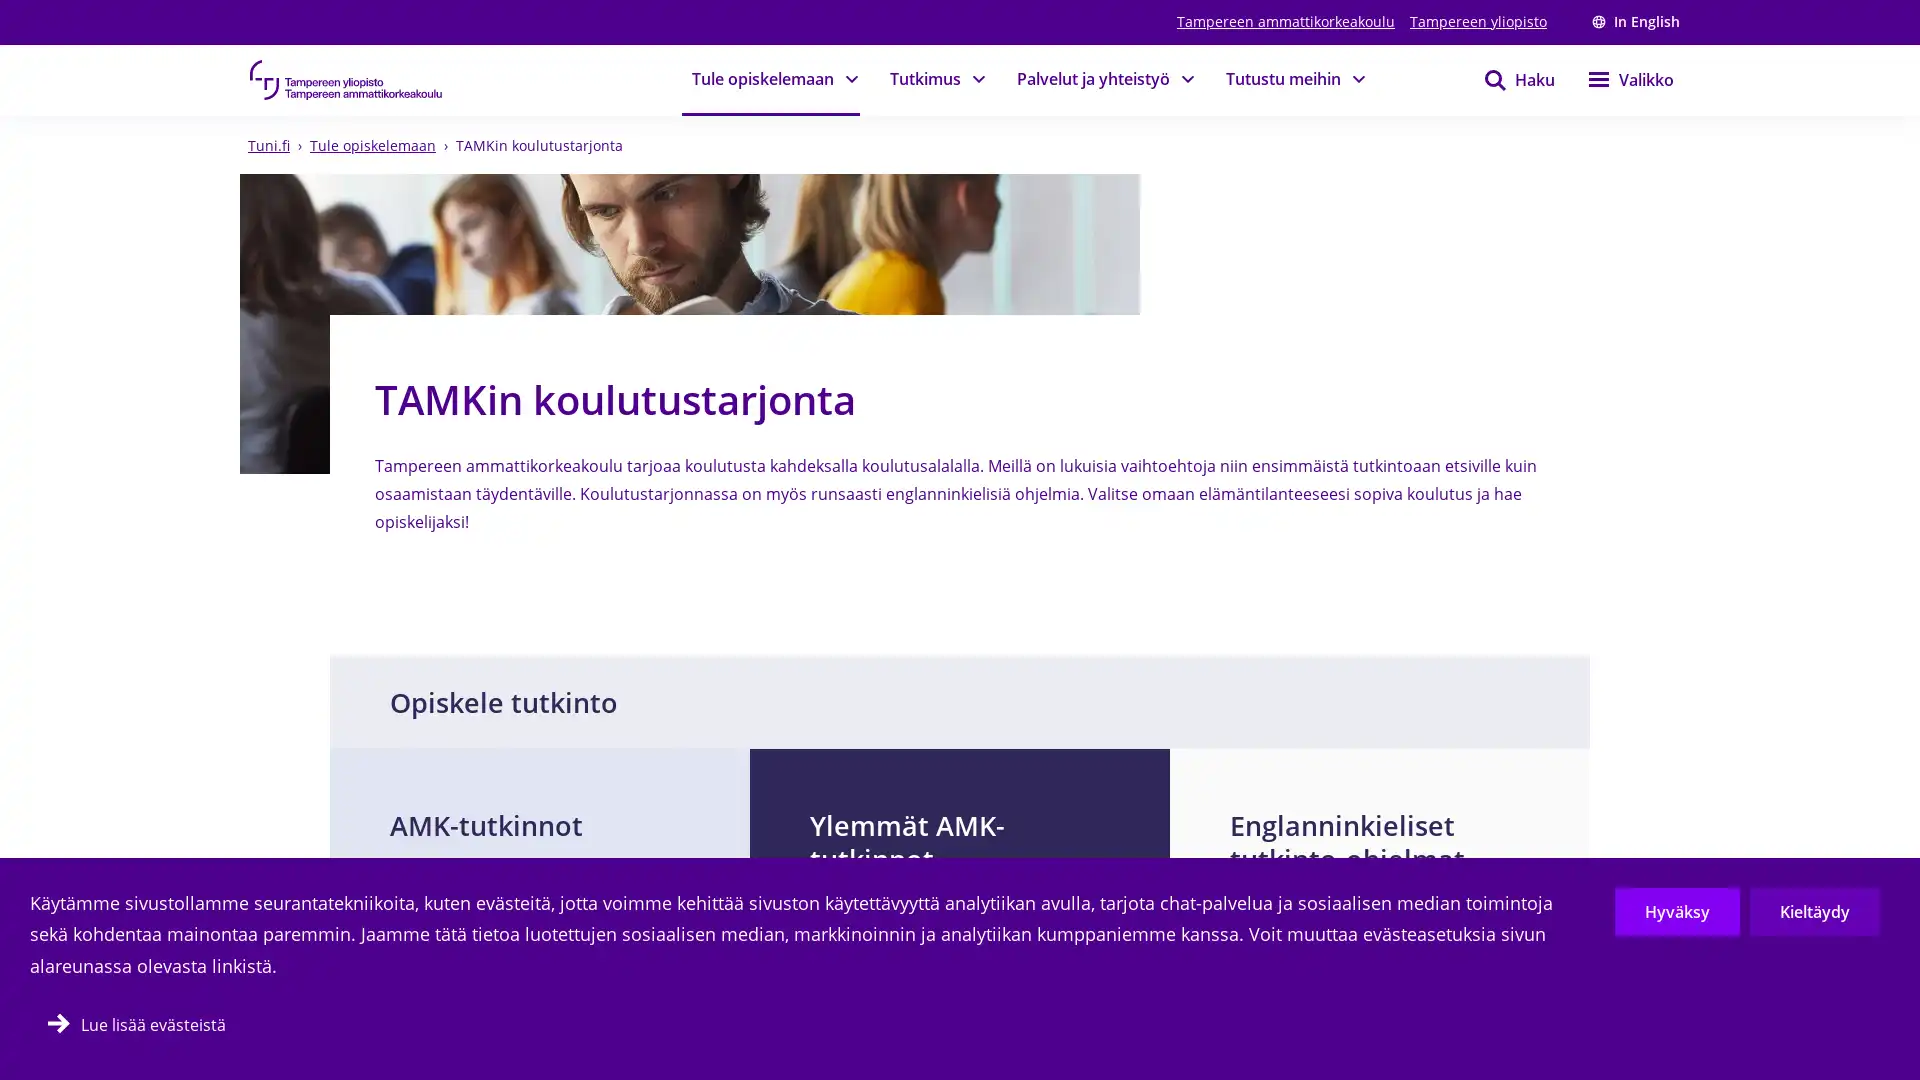  Describe the element at coordinates (1630, 79) in the screenshot. I see `Valikko` at that location.